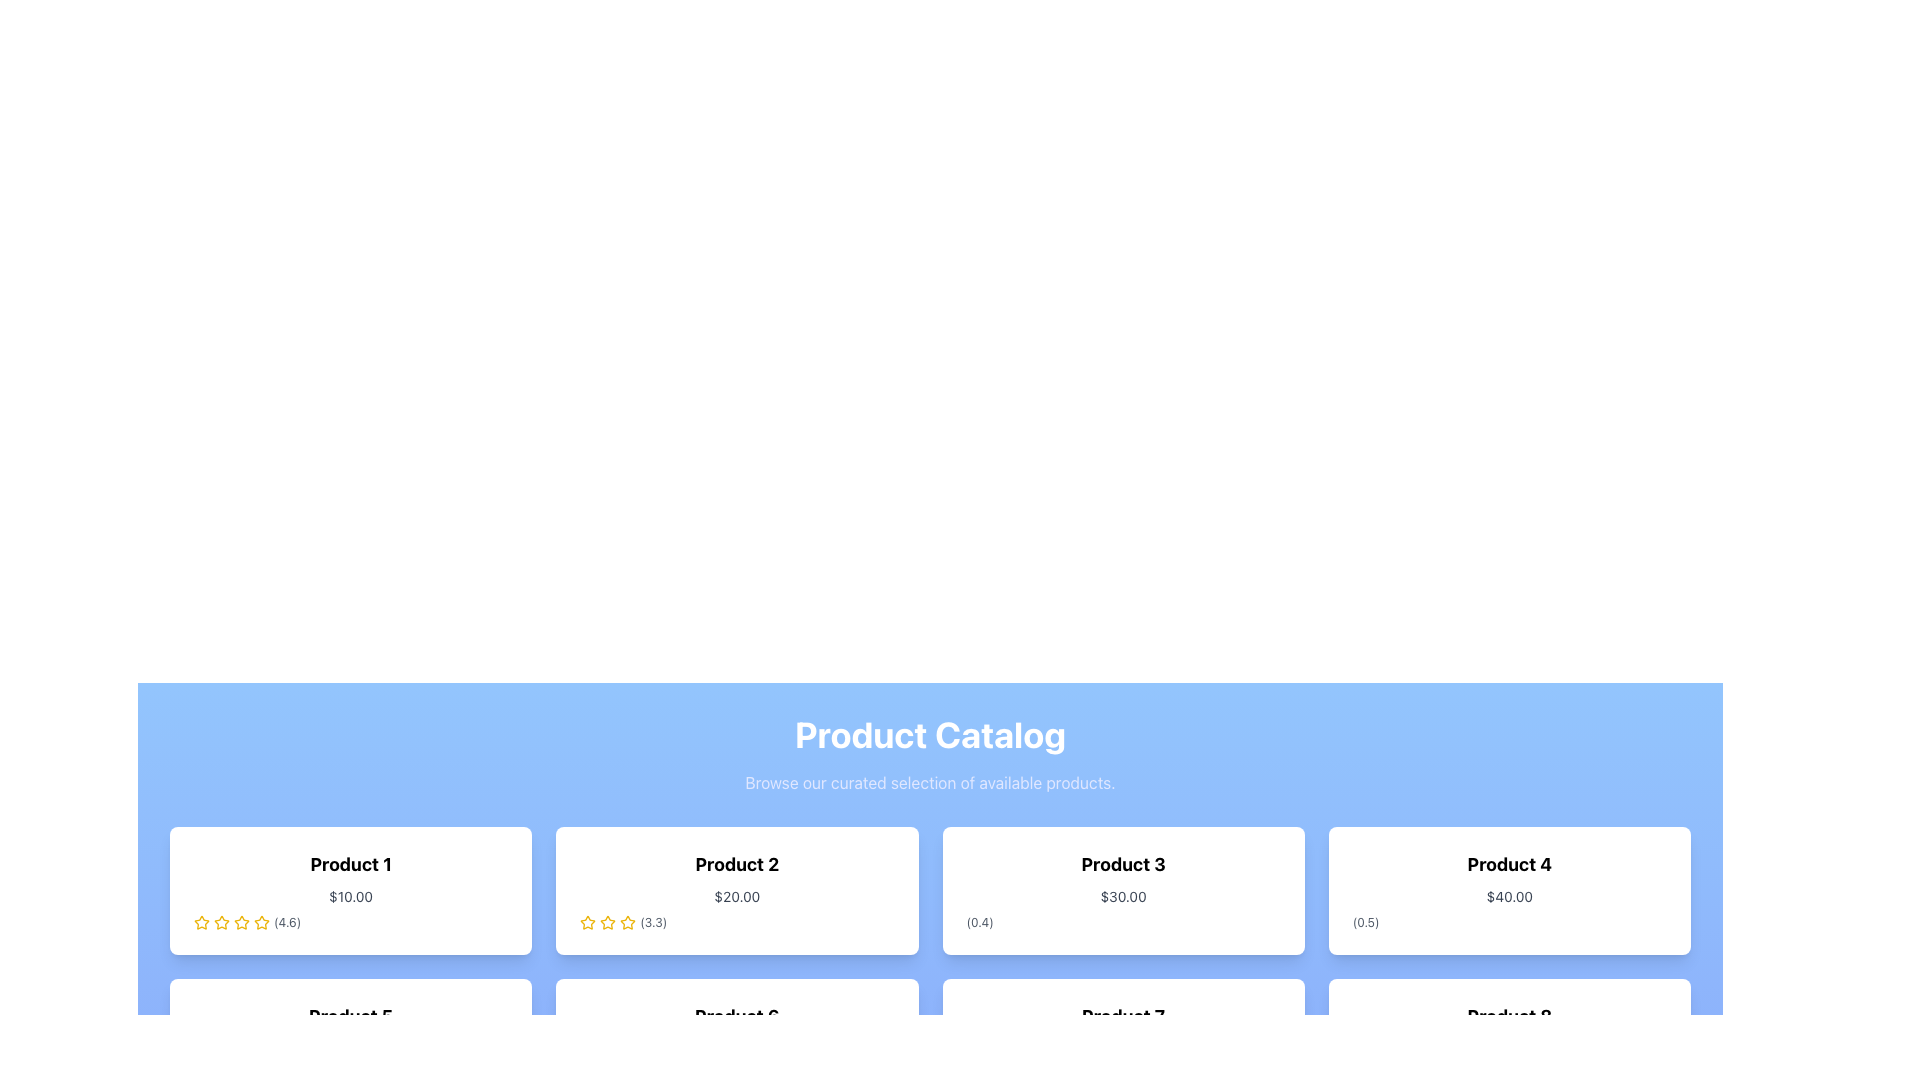 This screenshot has height=1080, width=1920. I want to click on the product title text label located at the top center of the white card in the second row and second column of the product grid, so click(736, 1017).